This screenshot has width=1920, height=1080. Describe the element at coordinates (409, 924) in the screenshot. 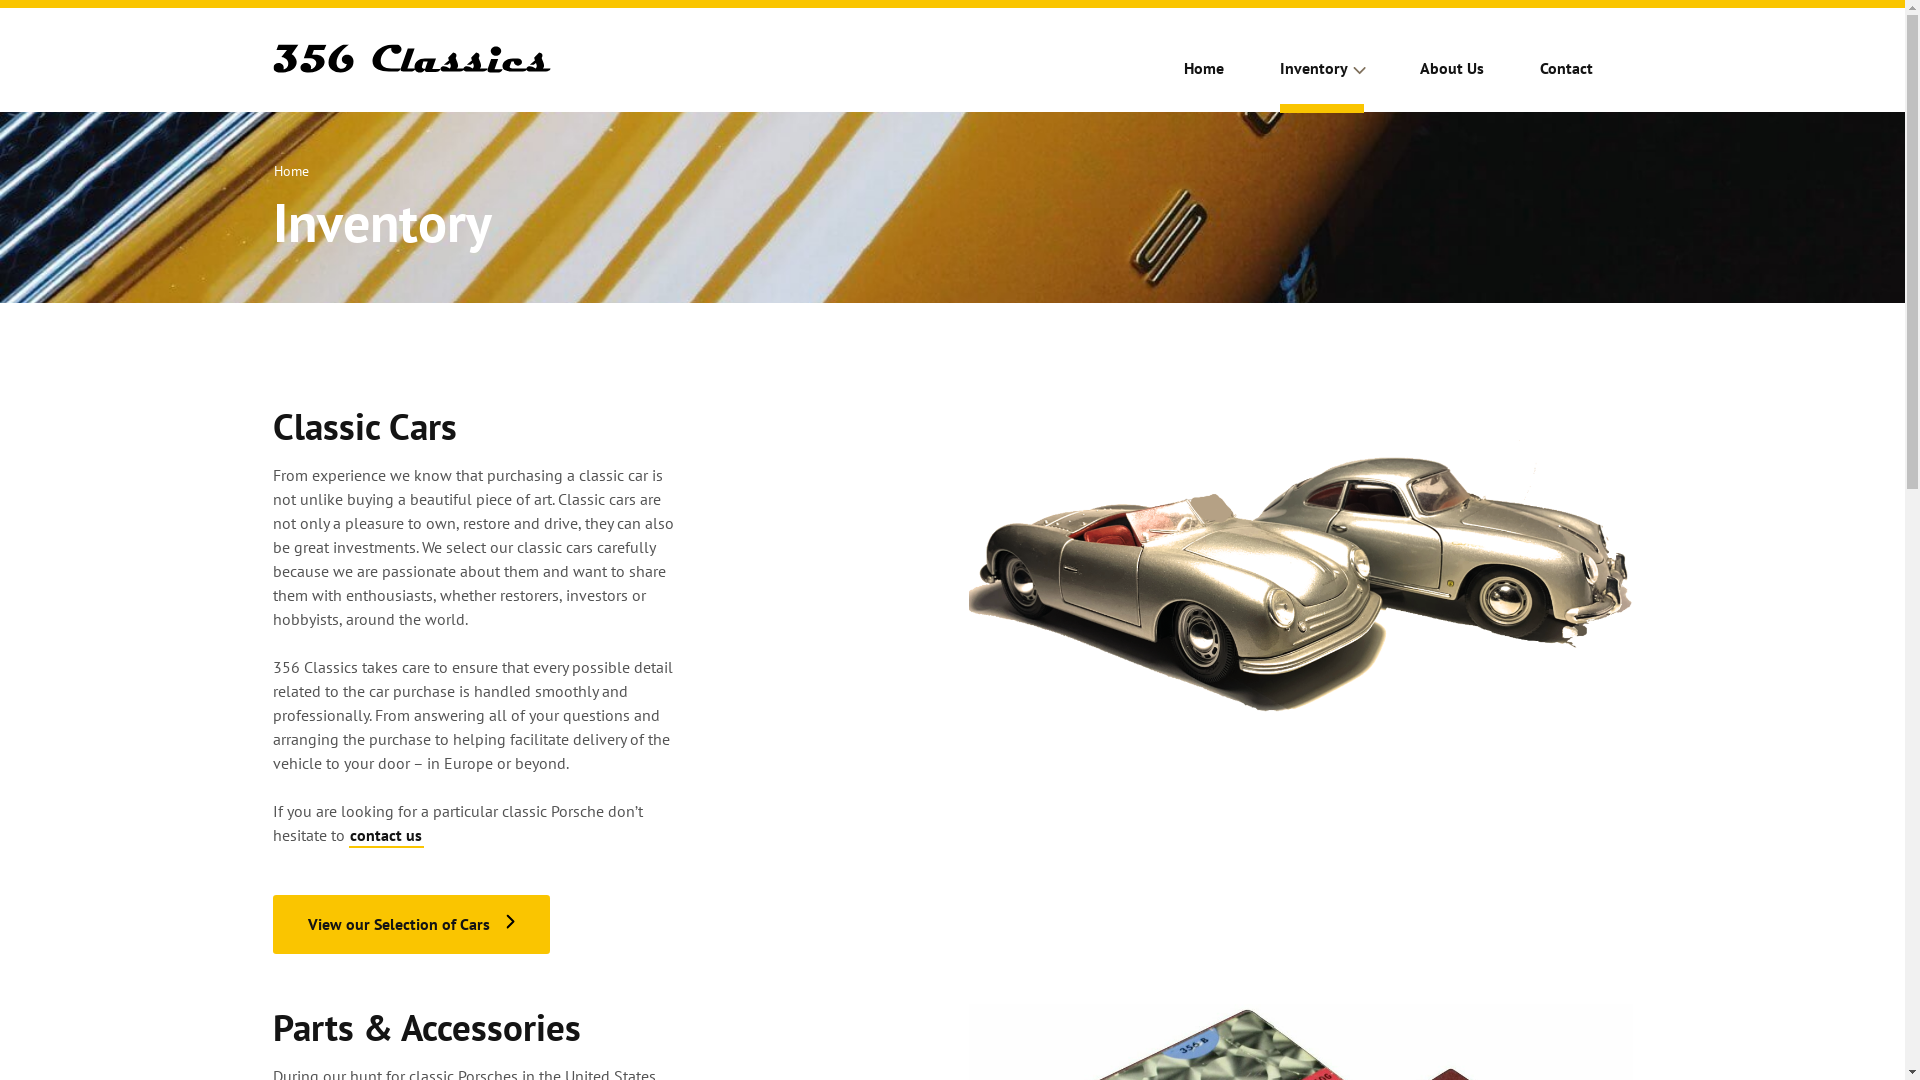

I see `'View our Selection of Cars'` at that location.